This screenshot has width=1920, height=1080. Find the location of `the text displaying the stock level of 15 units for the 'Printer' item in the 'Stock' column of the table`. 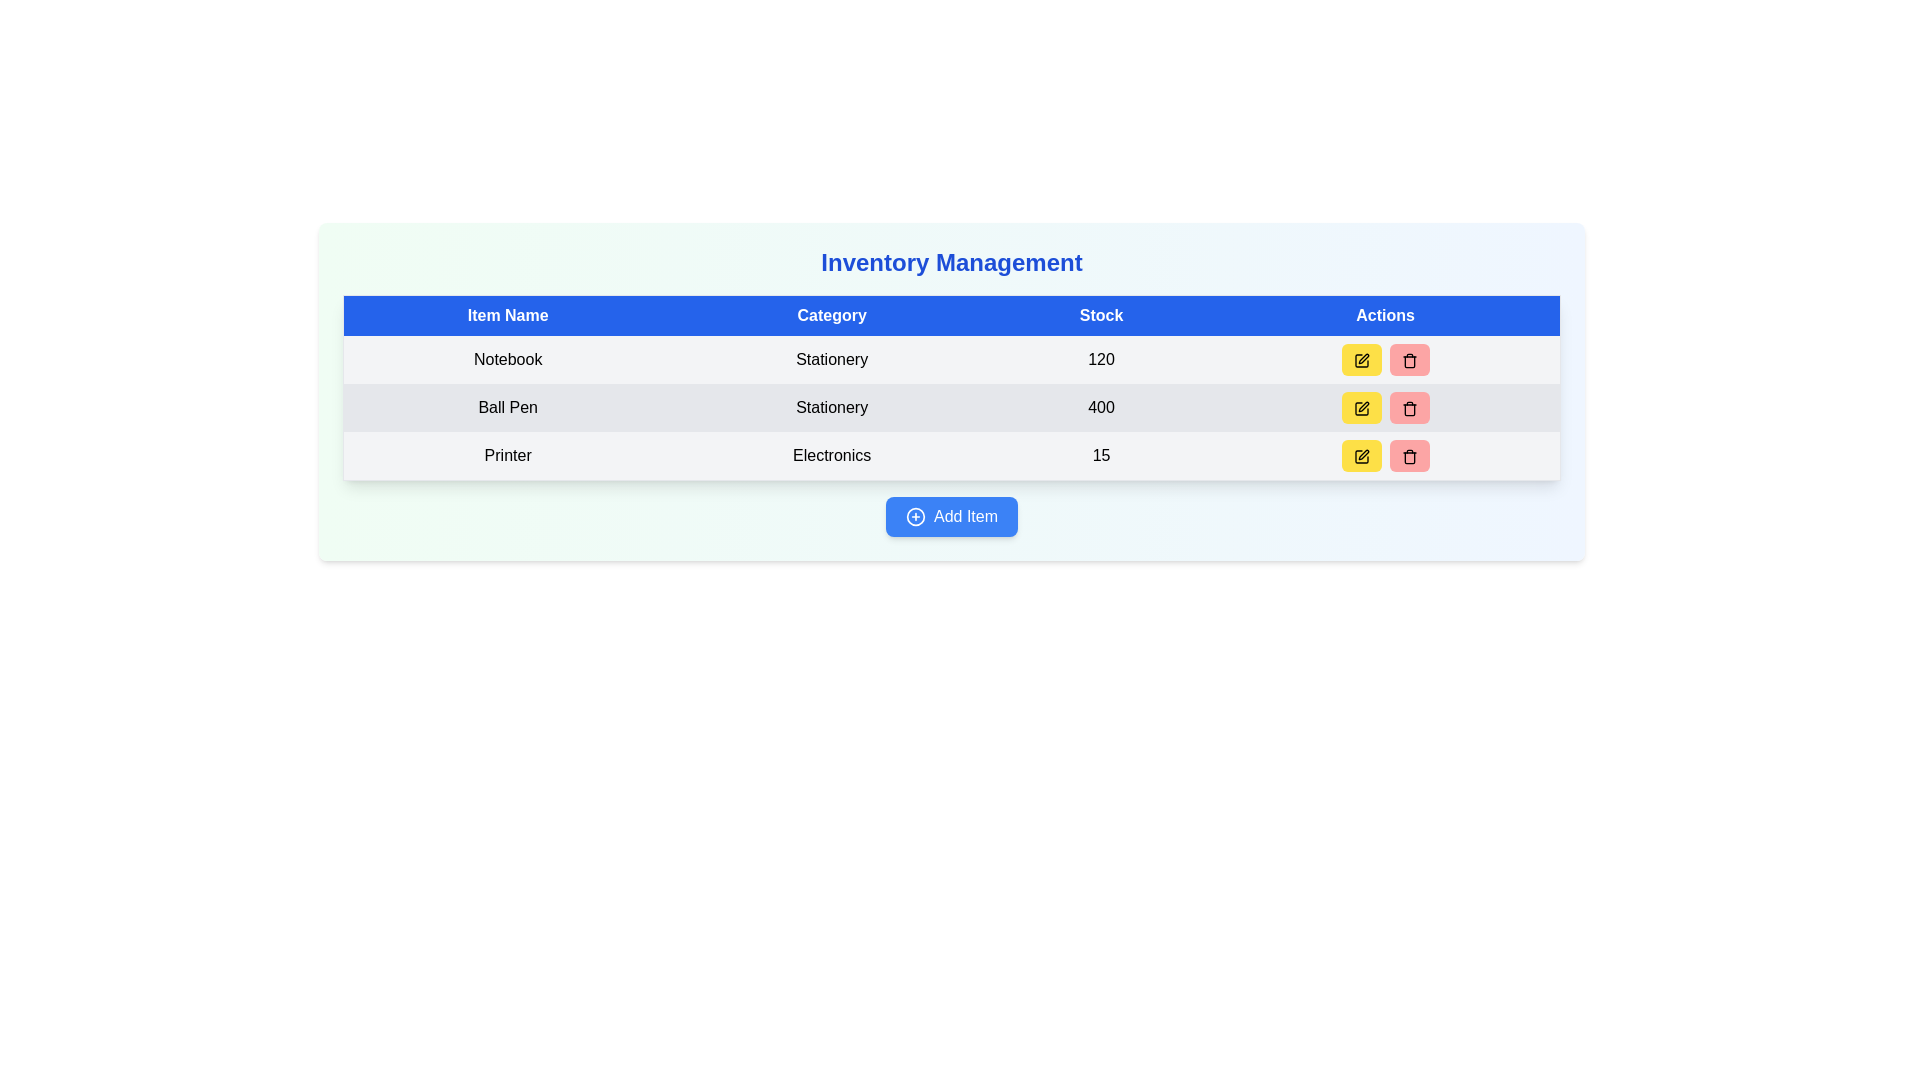

the text displaying the stock level of 15 units for the 'Printer' item in the 'Stock' column of the table is located at coordinates (1100, 456).